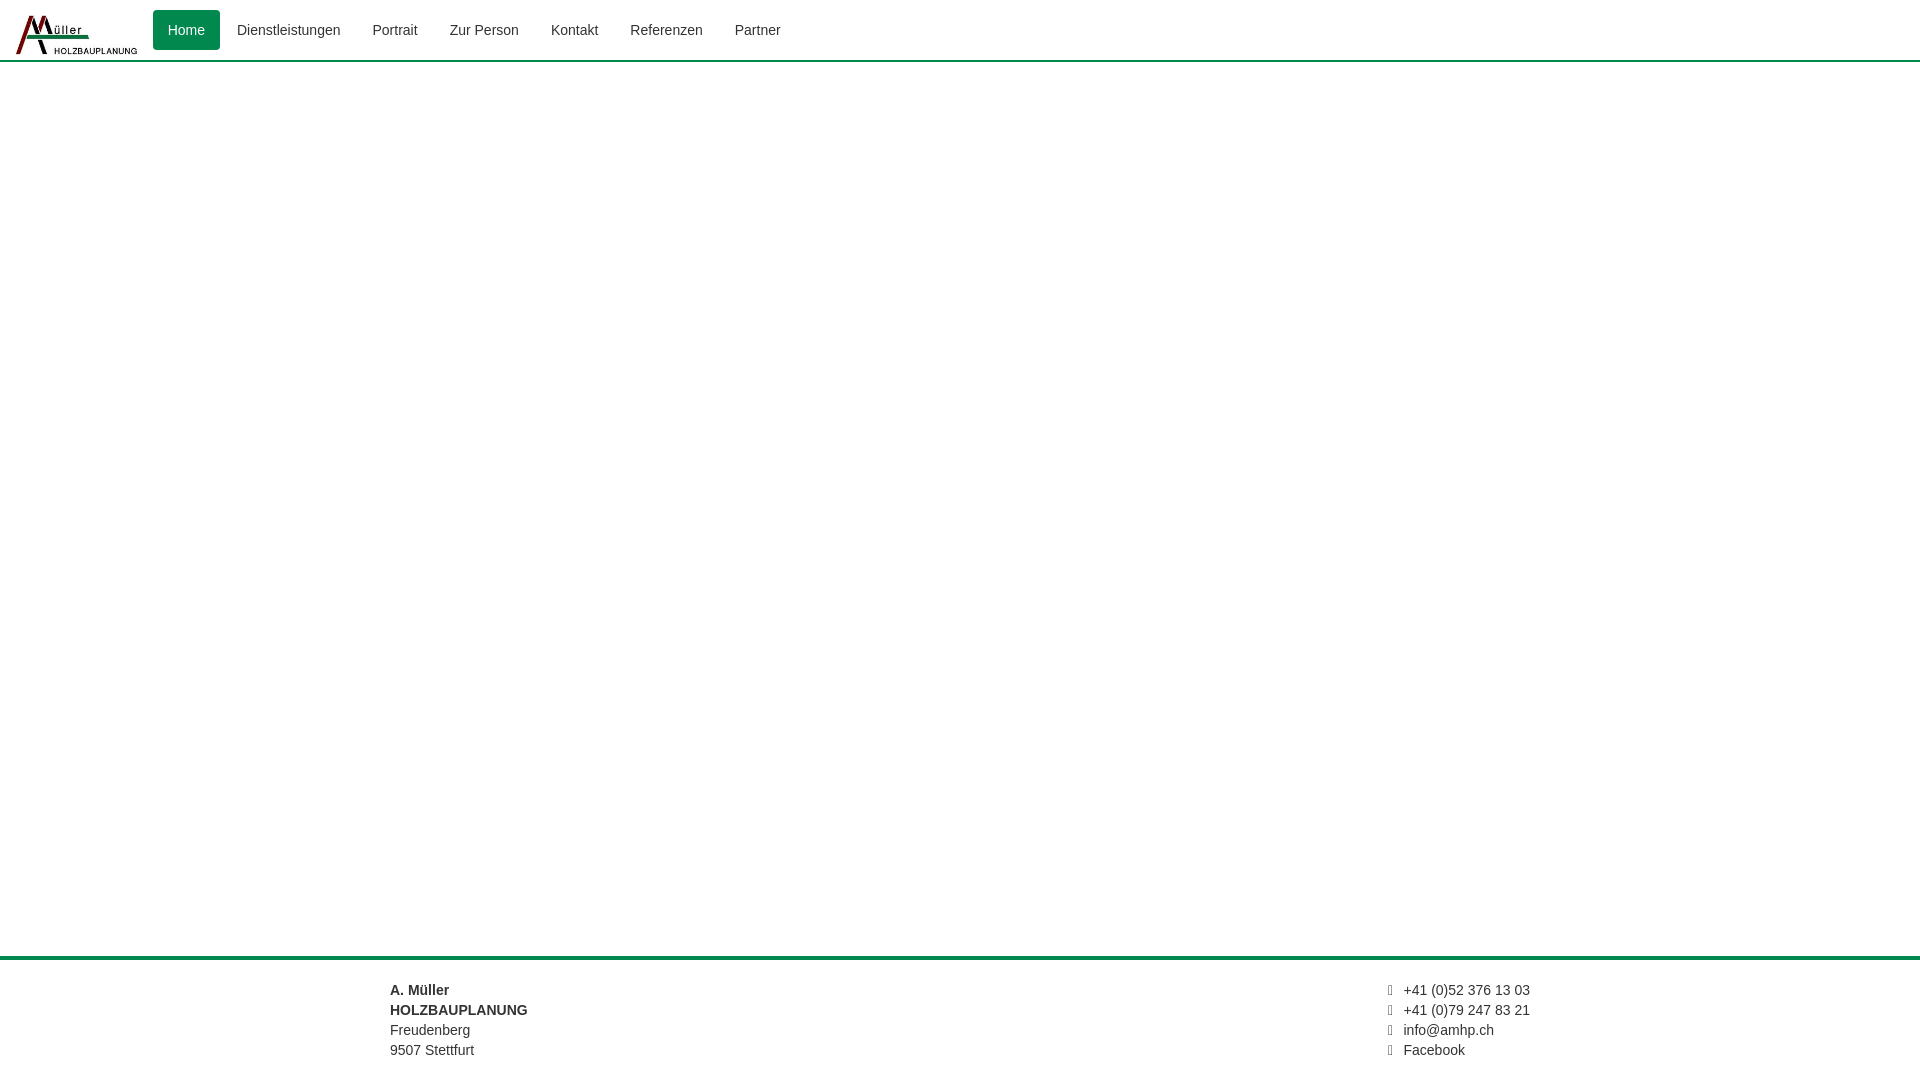  Describe the element at coordinates (395, 30) in the screenshot. I see `'Portrait'` at that location.